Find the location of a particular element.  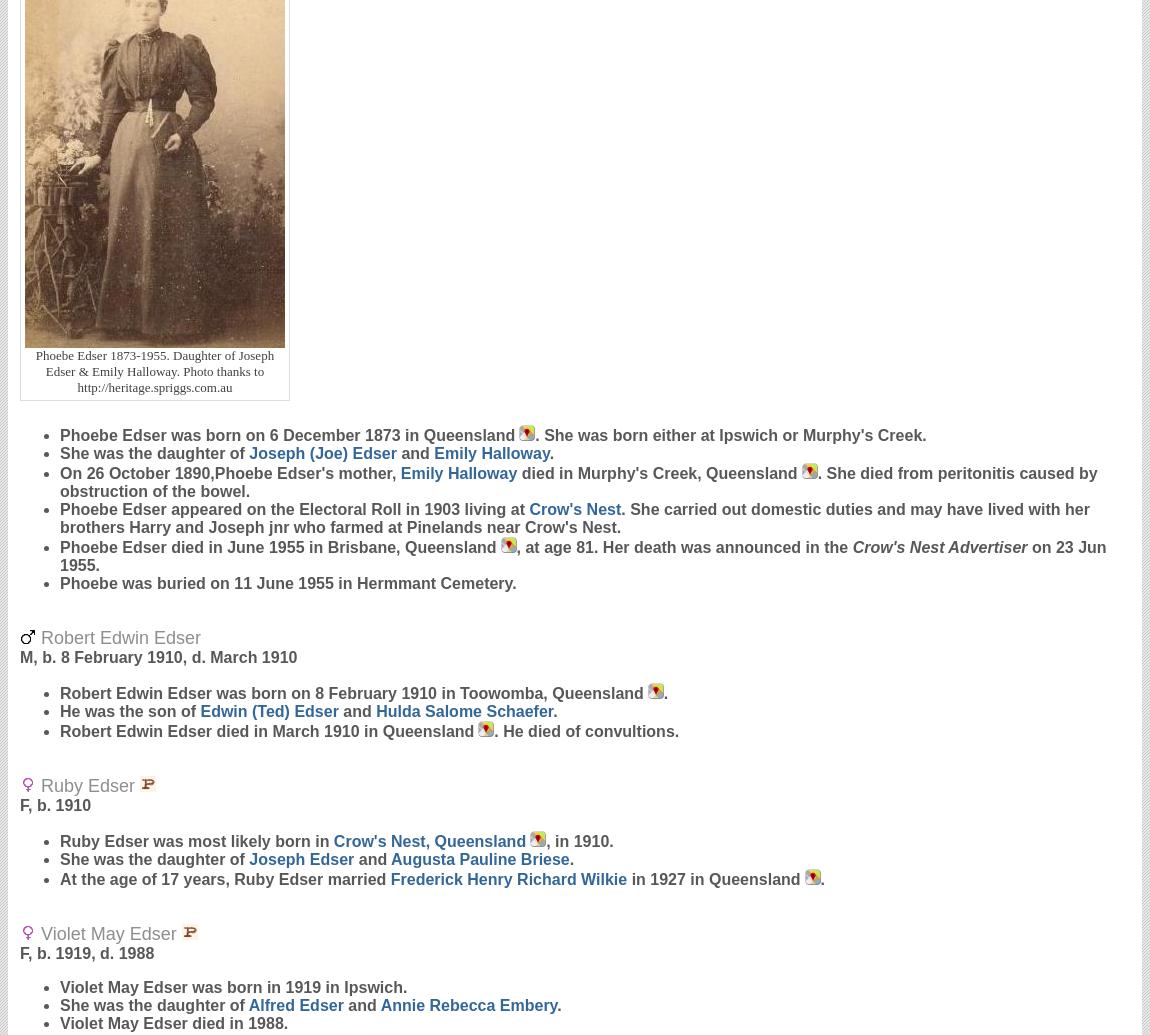

', in 1910.' is located at coordinates (578, 840).